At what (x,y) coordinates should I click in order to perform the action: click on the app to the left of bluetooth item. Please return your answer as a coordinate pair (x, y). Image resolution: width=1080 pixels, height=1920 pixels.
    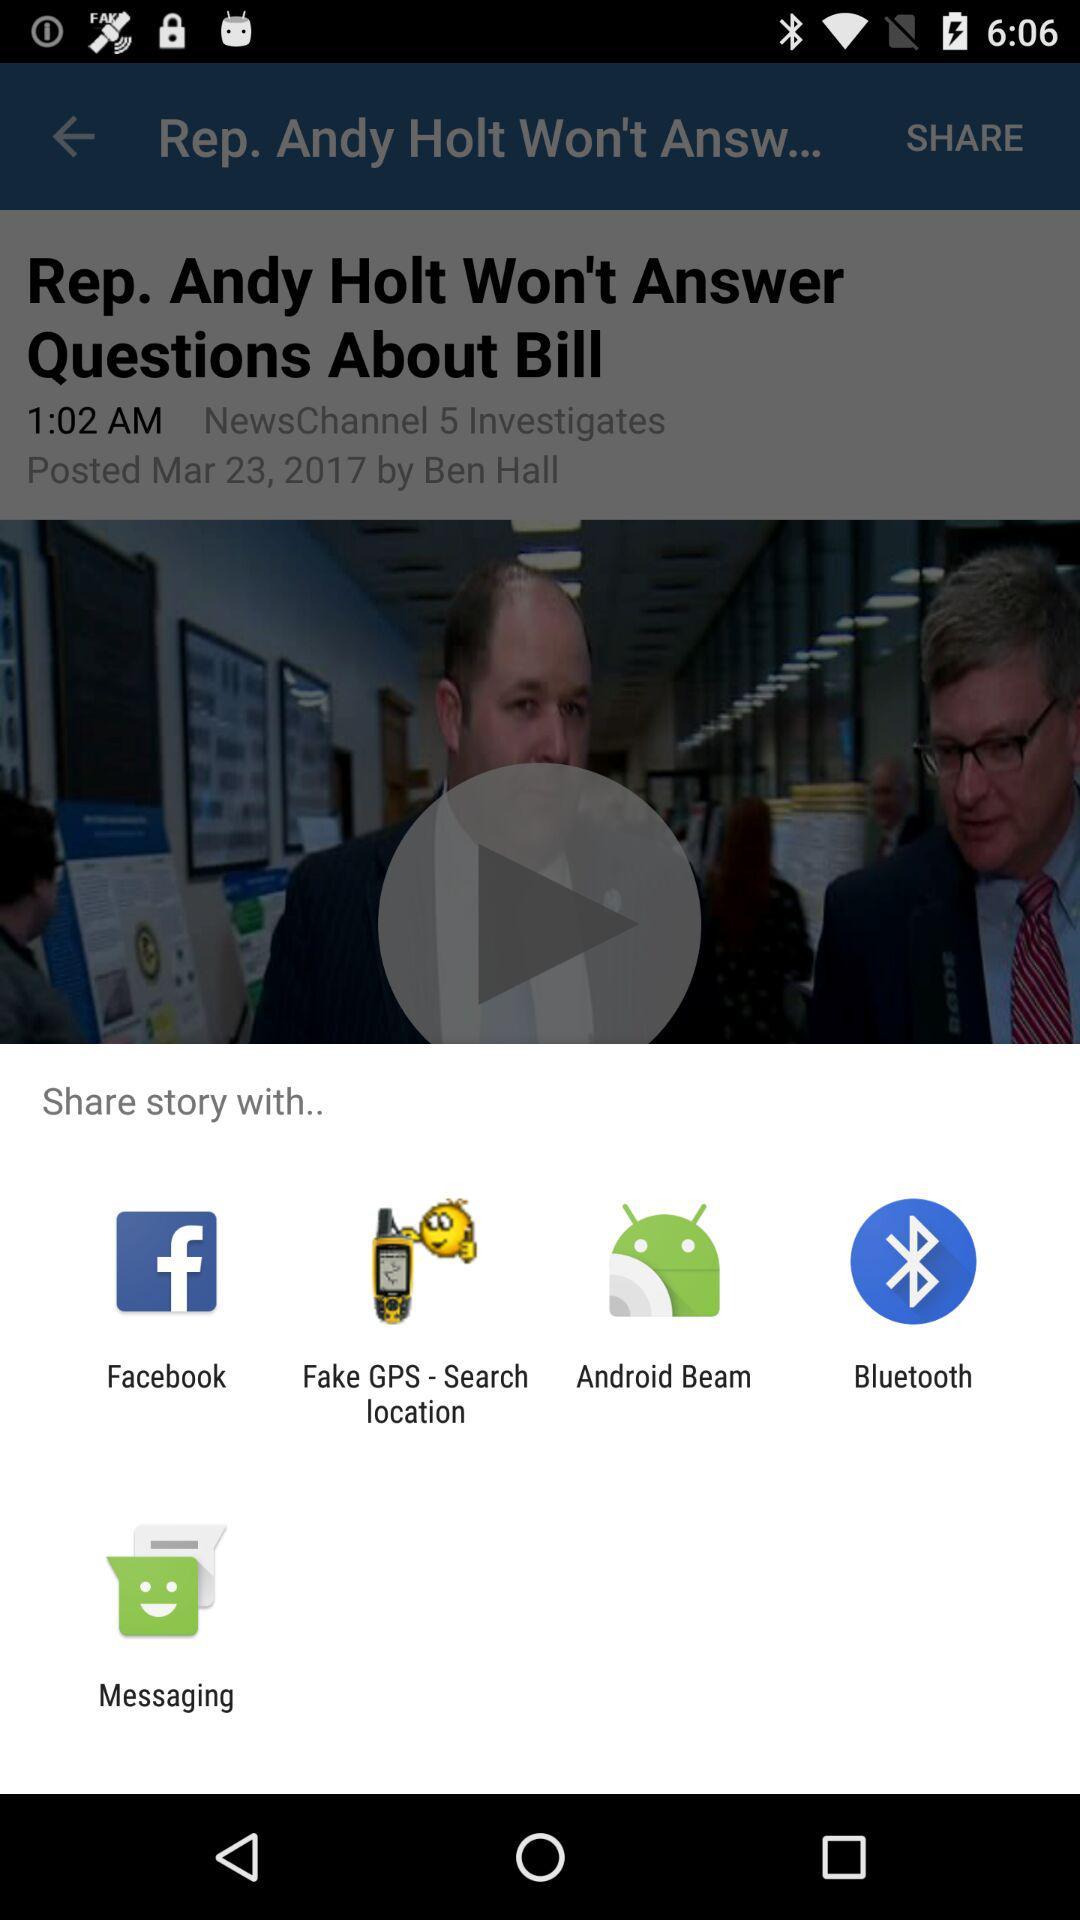
    Looking at the image, I should click on (664, 1392).